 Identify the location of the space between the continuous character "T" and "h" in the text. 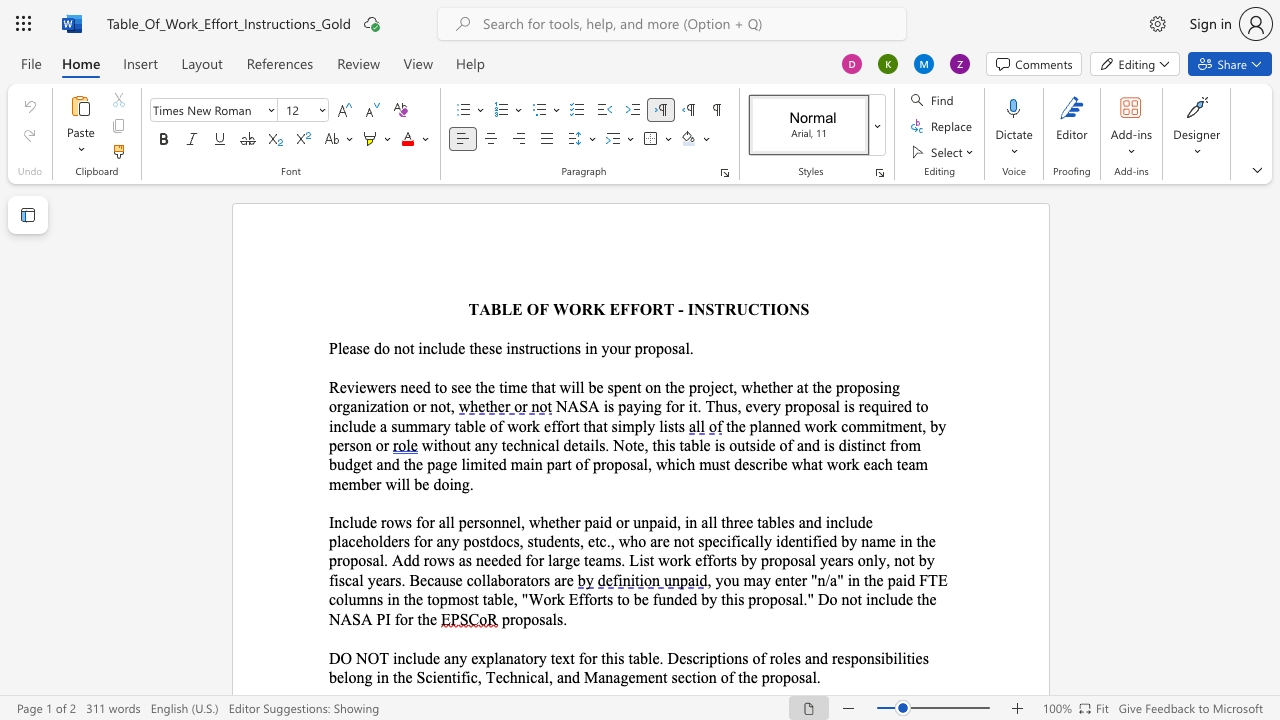
(714, 405).